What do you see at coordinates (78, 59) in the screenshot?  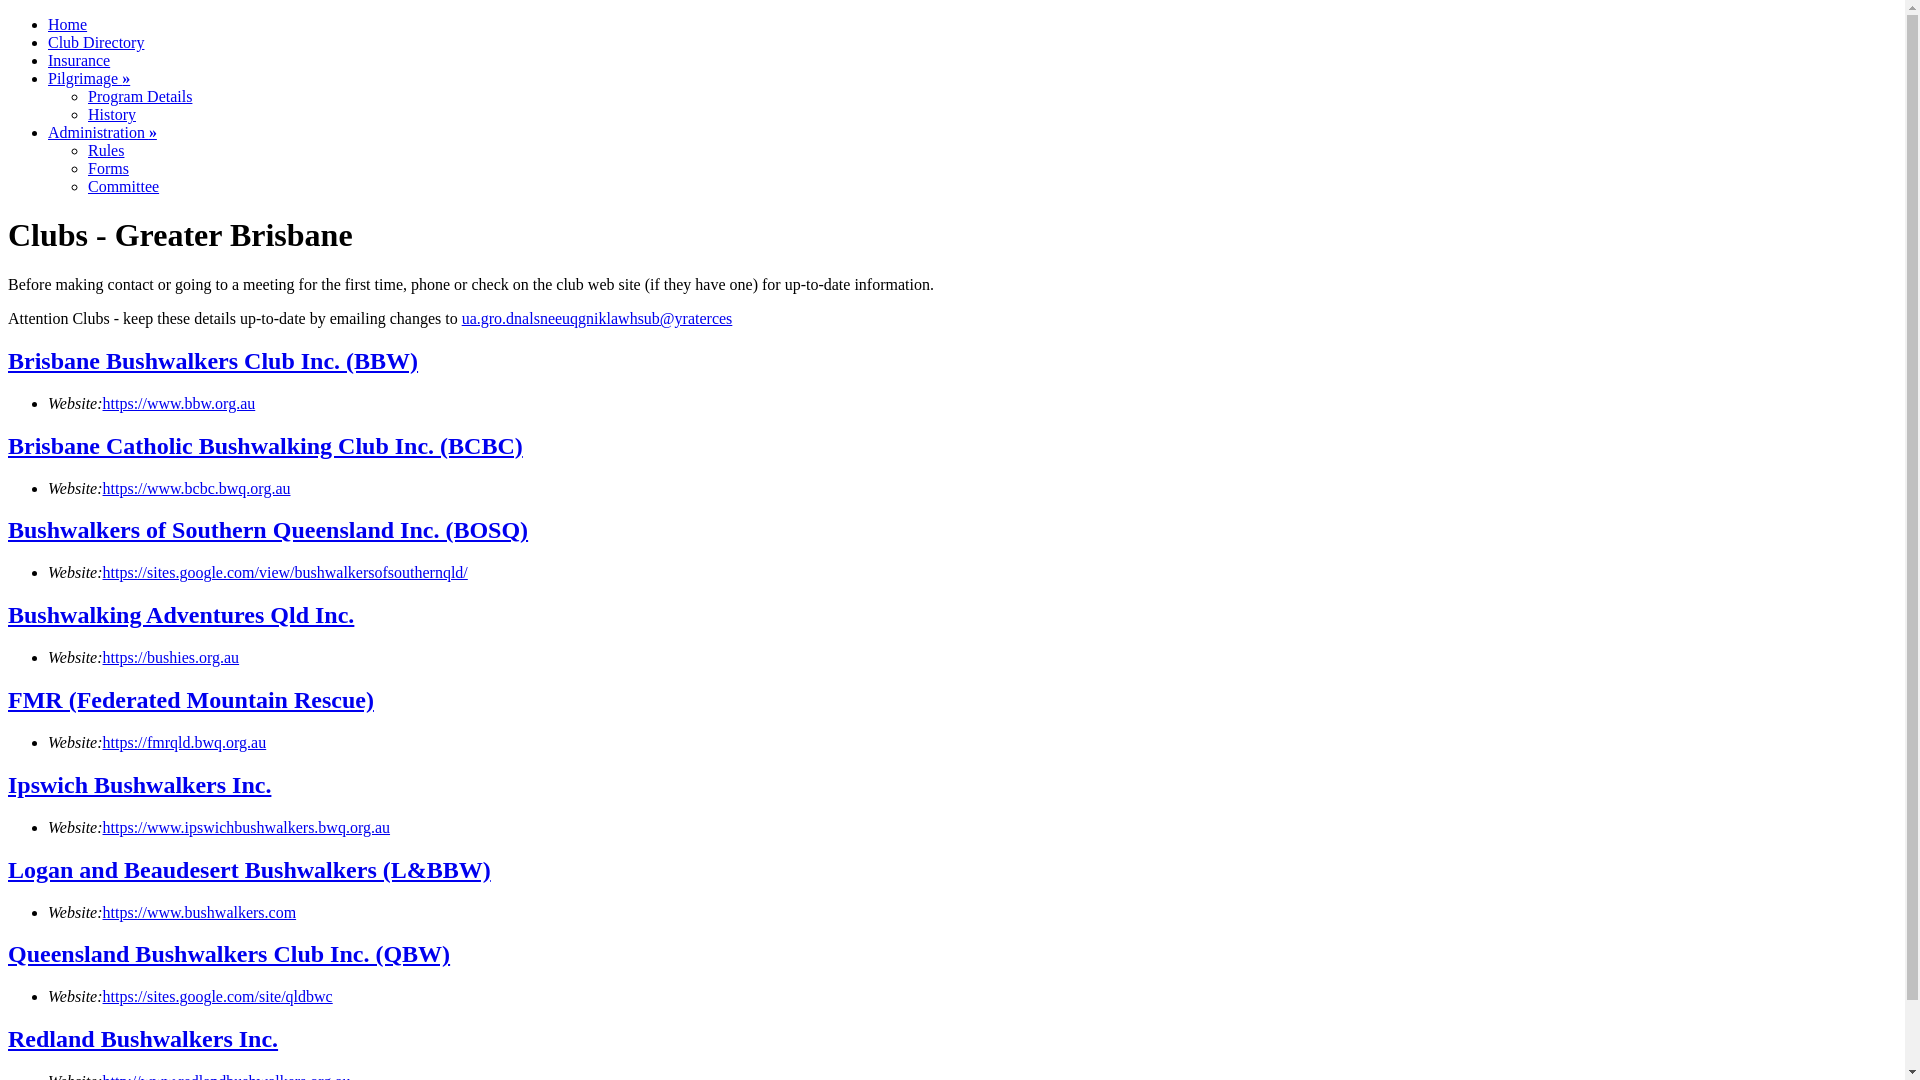 I see `'Insurance'` at bounding box center [78, 59].